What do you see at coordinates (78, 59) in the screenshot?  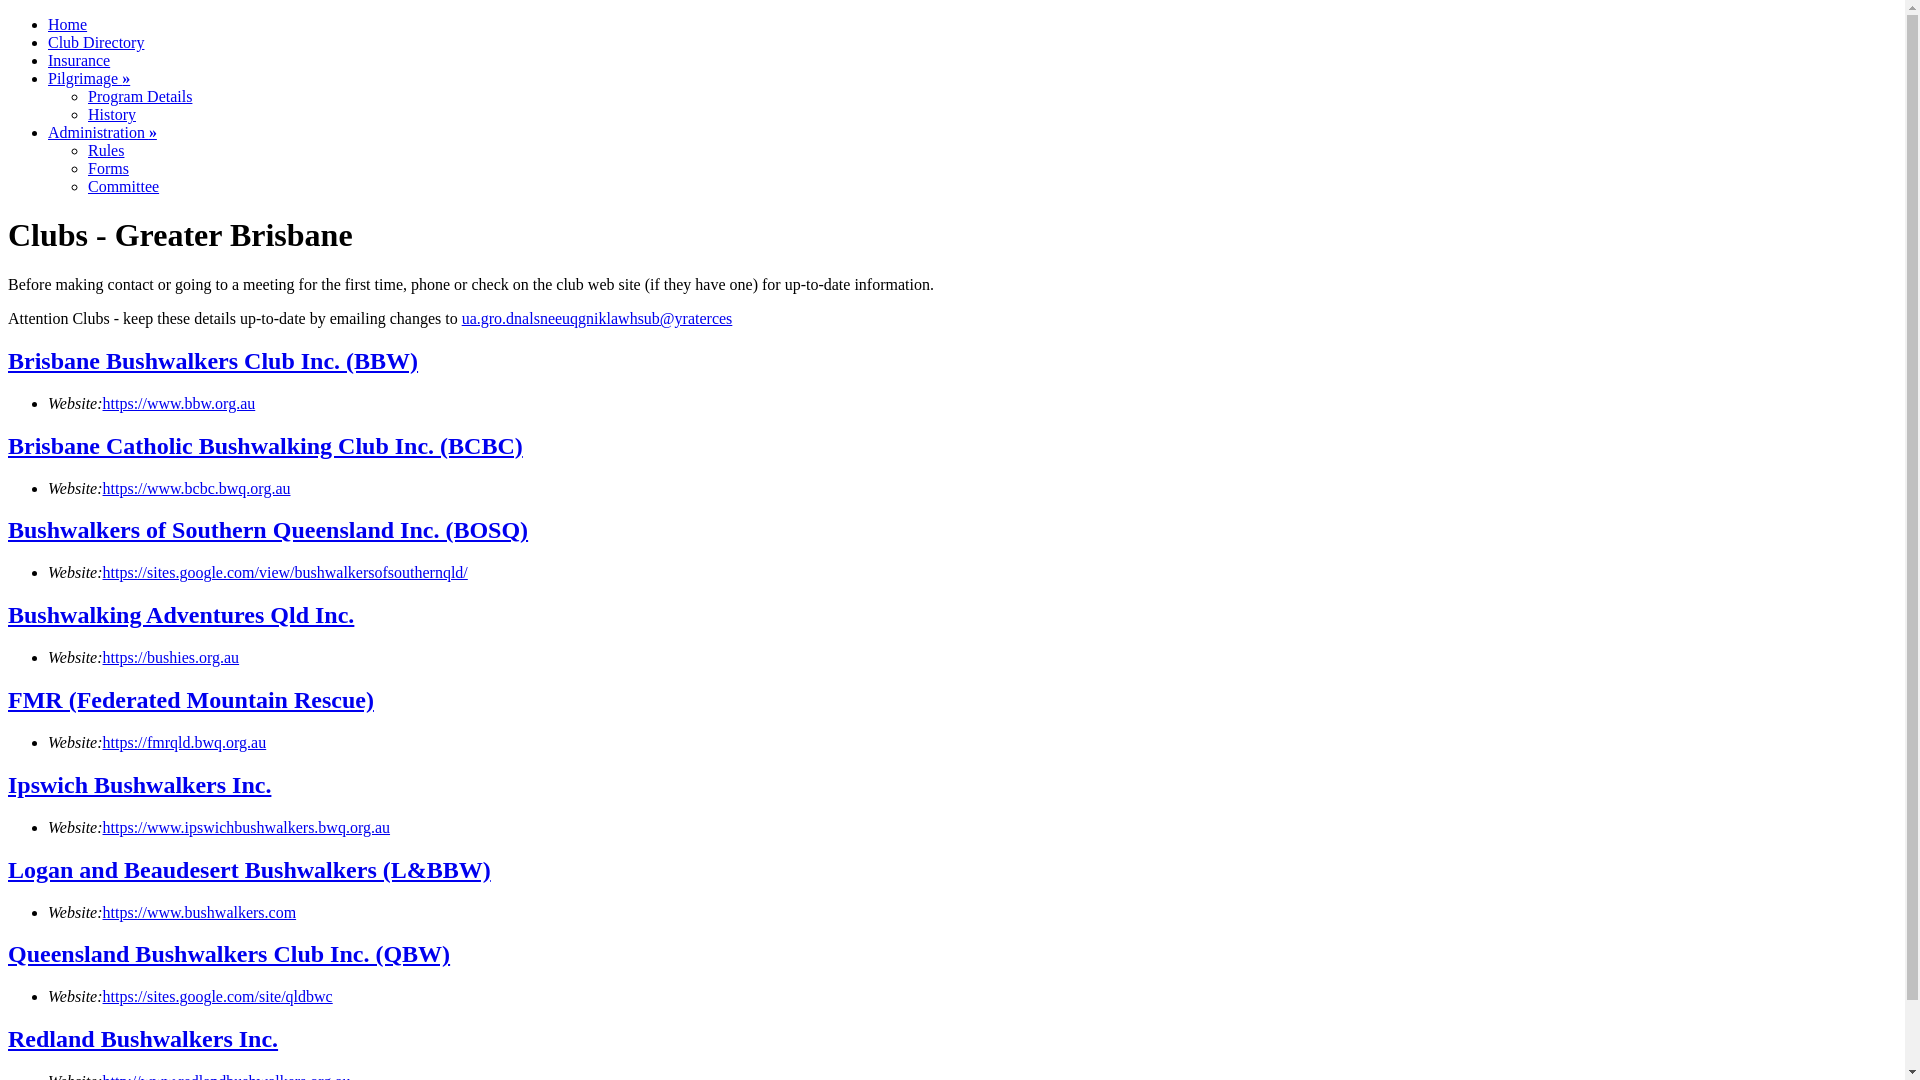 I see `'Insurance'` at bounding box center [78, 59].